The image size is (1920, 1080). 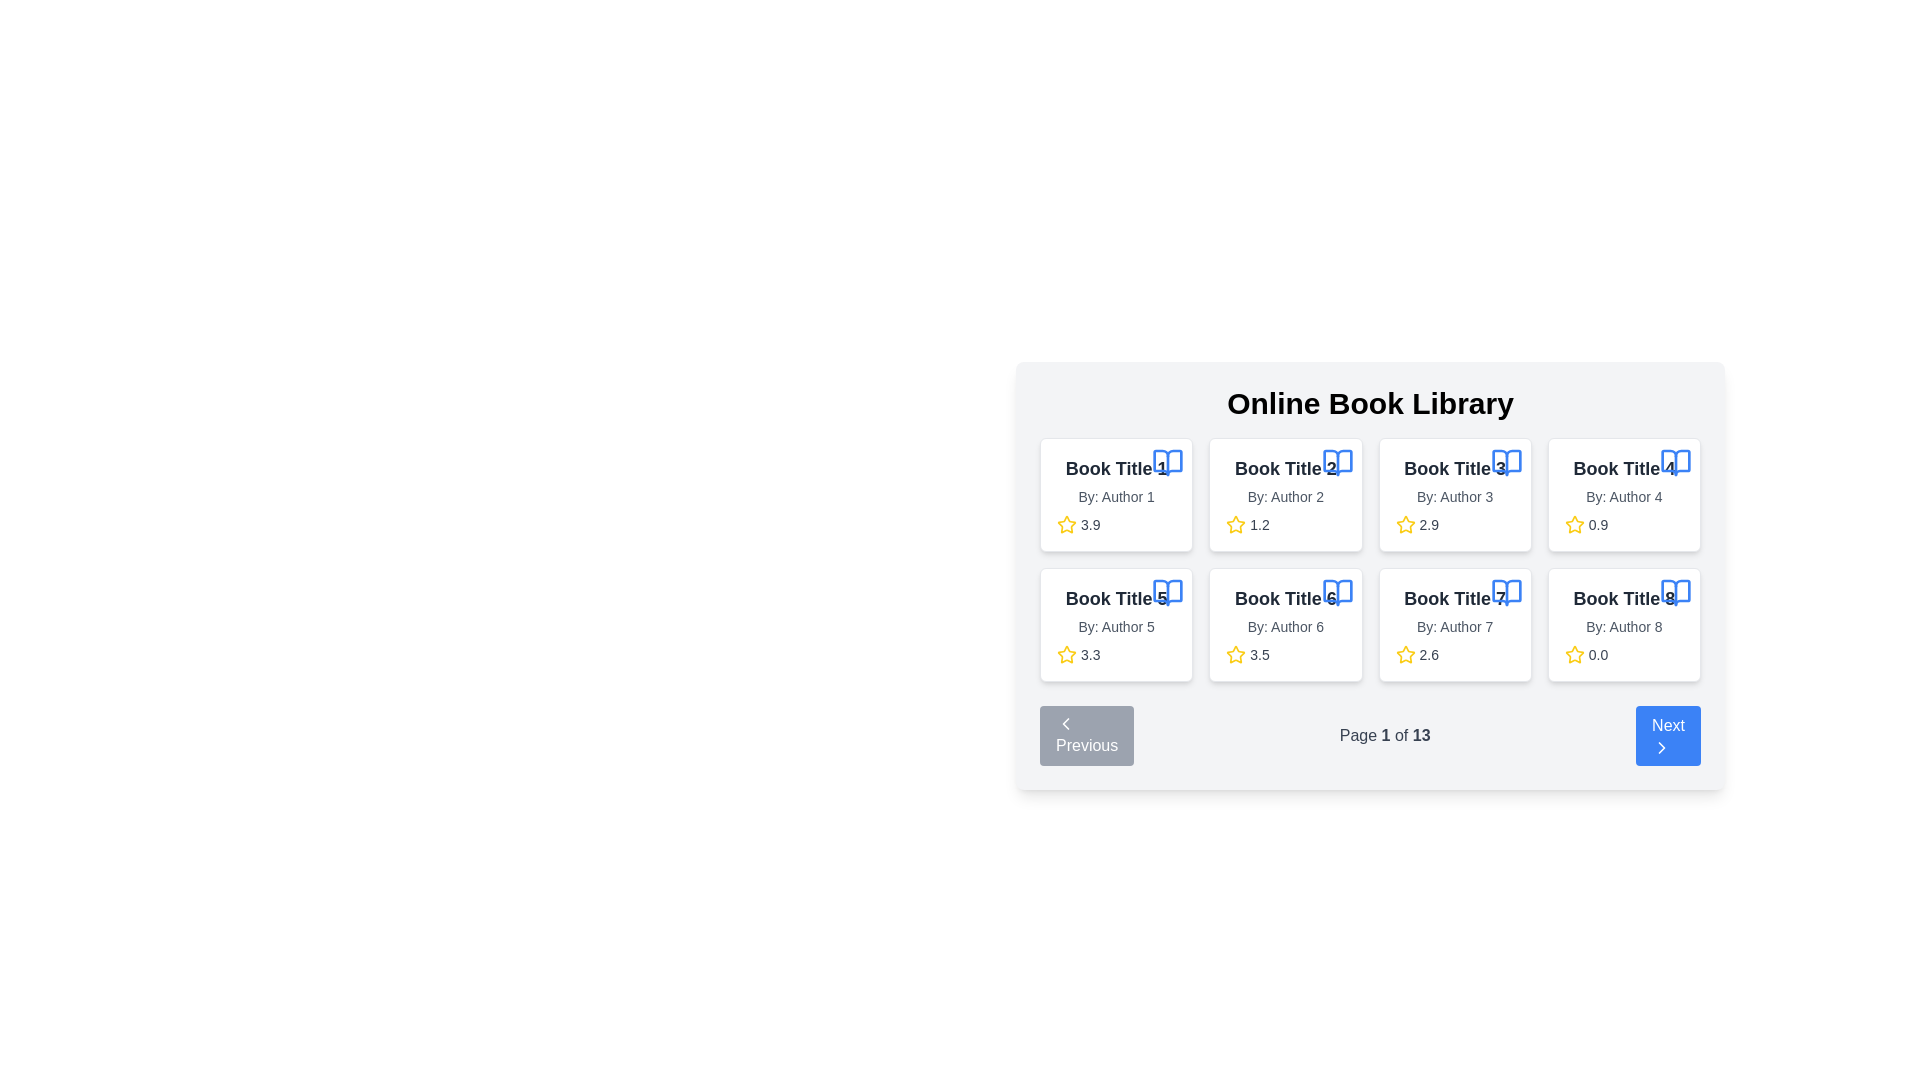 What do you see at coordinates (1404, 523) in the screenshot?
I see `the yellow star icon used for ratings, located below 'Book Title 3' and the rating number '2.9' in the third card of the book grid` at bounding box center [1404, 523].